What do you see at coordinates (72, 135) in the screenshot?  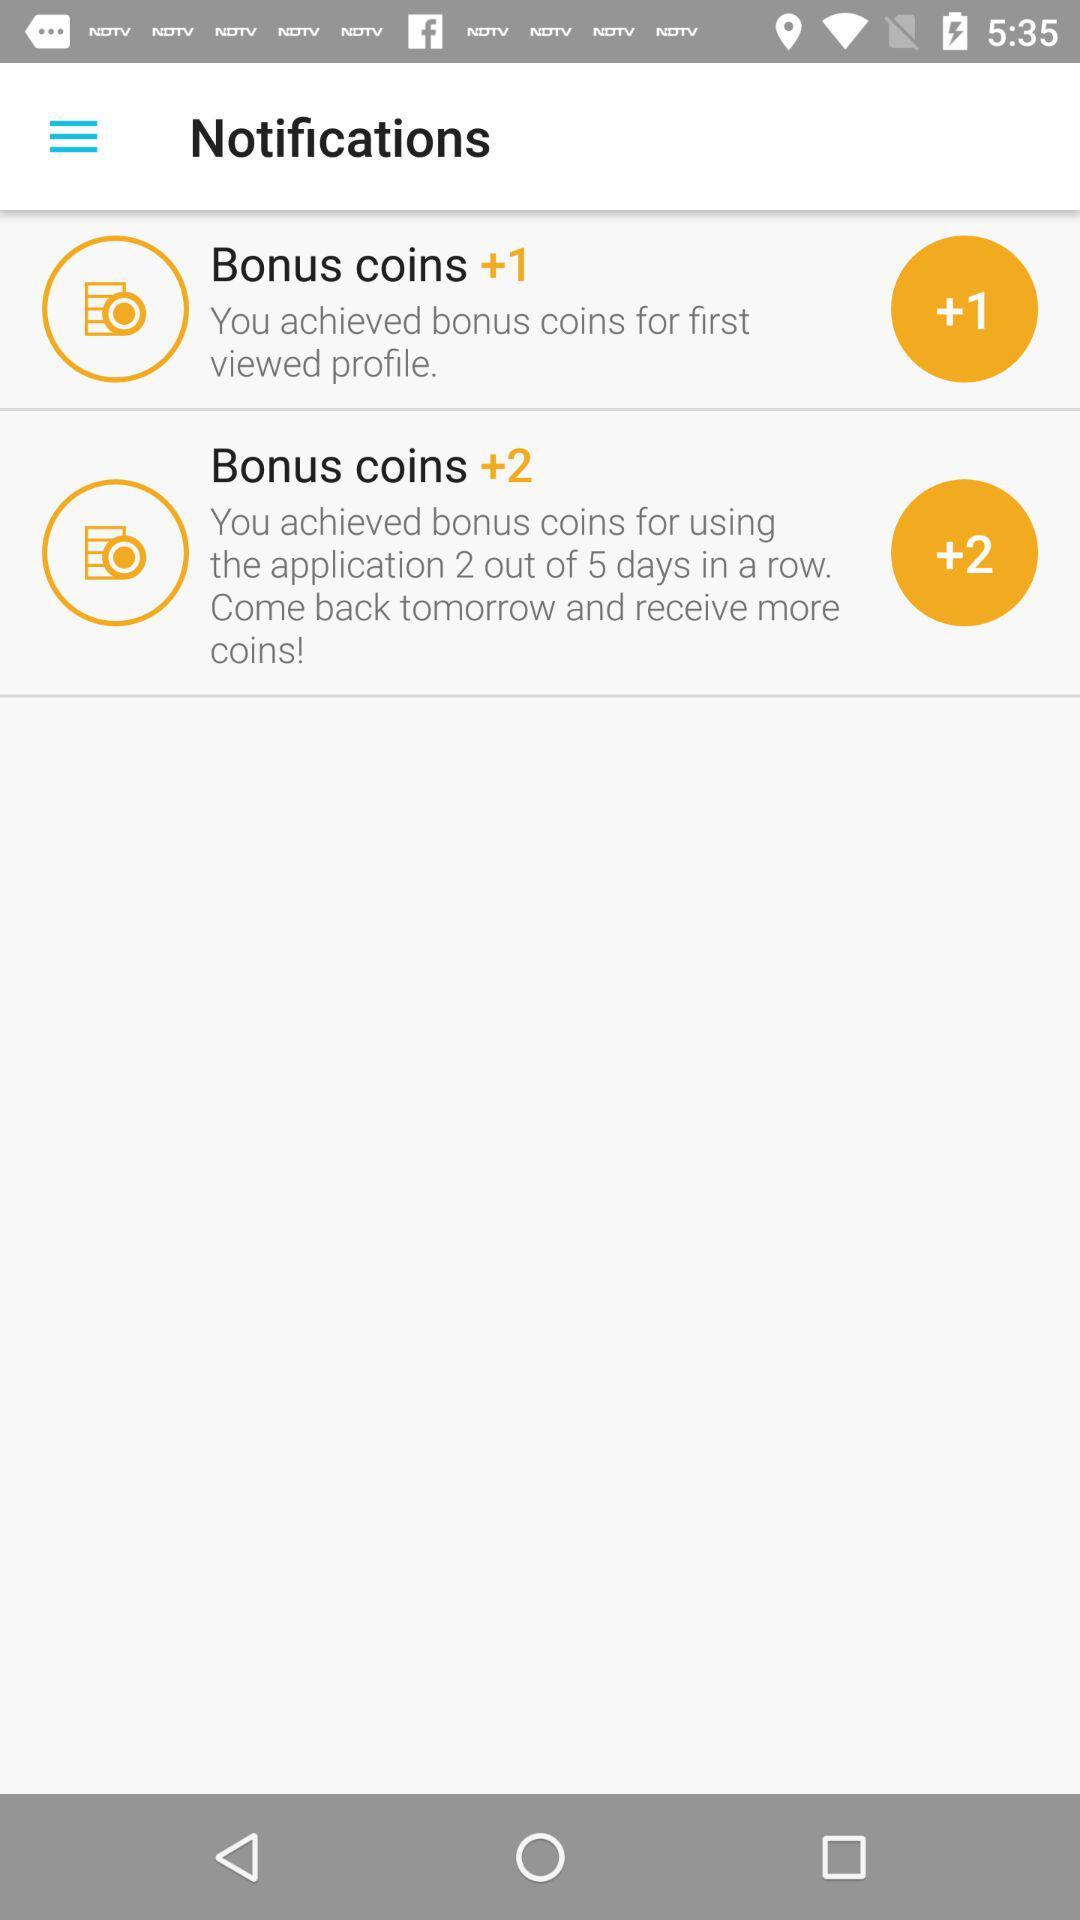 I see `open main menu` at bounding box center [72, 135].